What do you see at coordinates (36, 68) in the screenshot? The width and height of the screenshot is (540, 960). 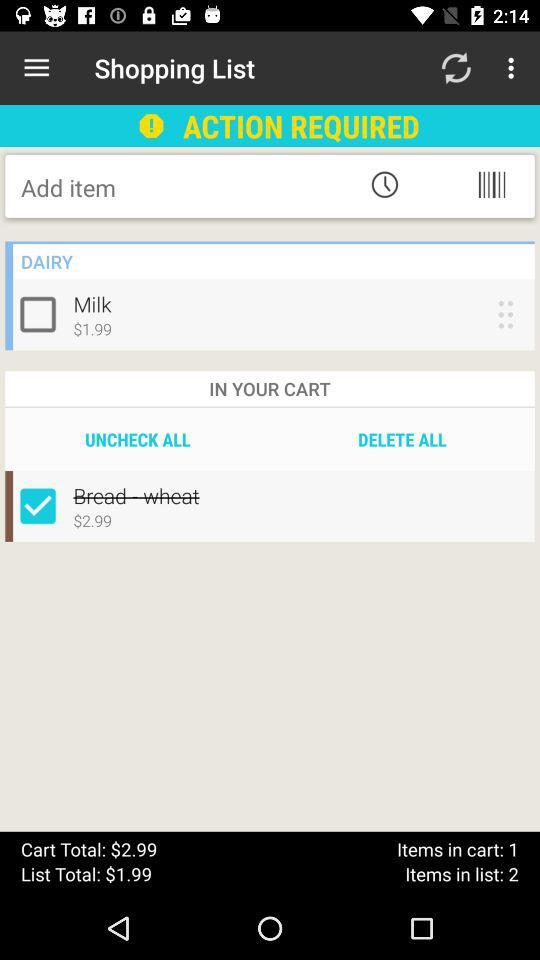 I see `the icon next to shopping list item` at bounding box center [36, 68].